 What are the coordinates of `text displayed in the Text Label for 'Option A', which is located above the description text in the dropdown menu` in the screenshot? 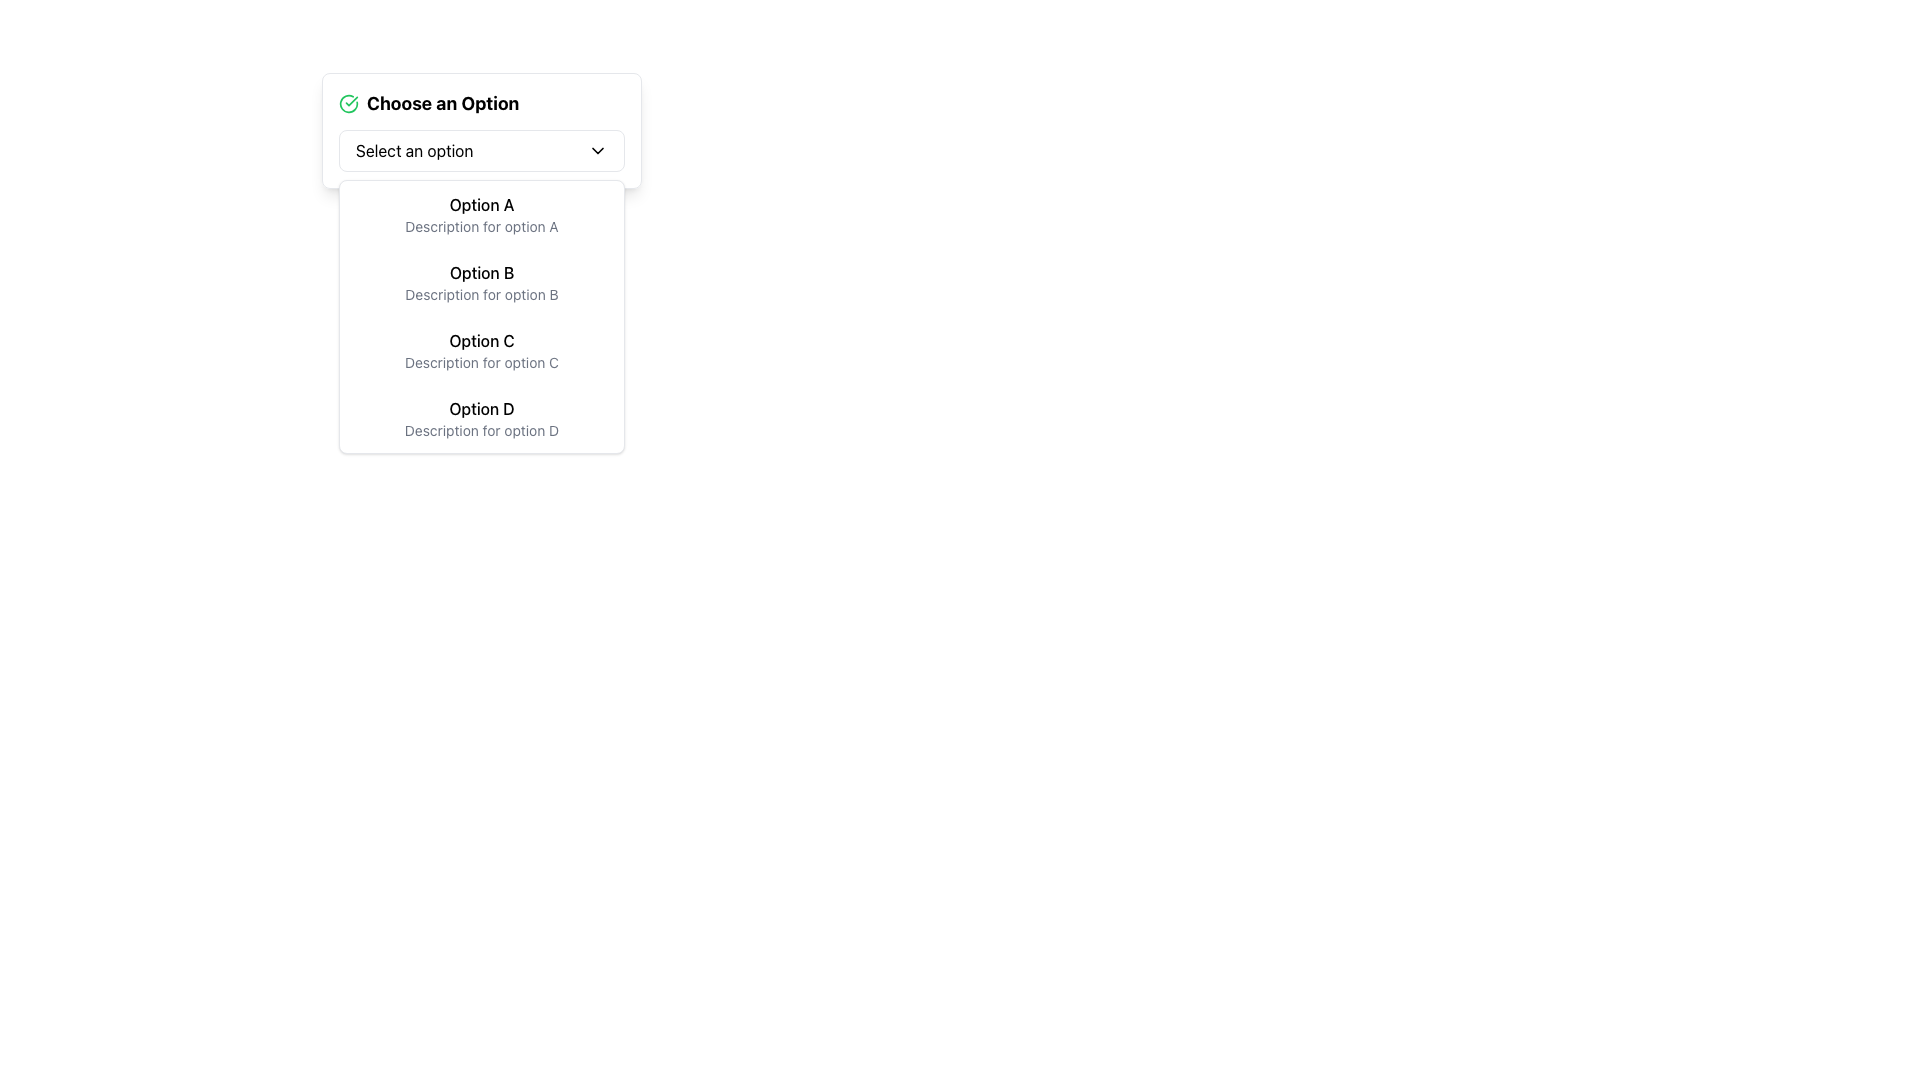 It's located at (481, 204).